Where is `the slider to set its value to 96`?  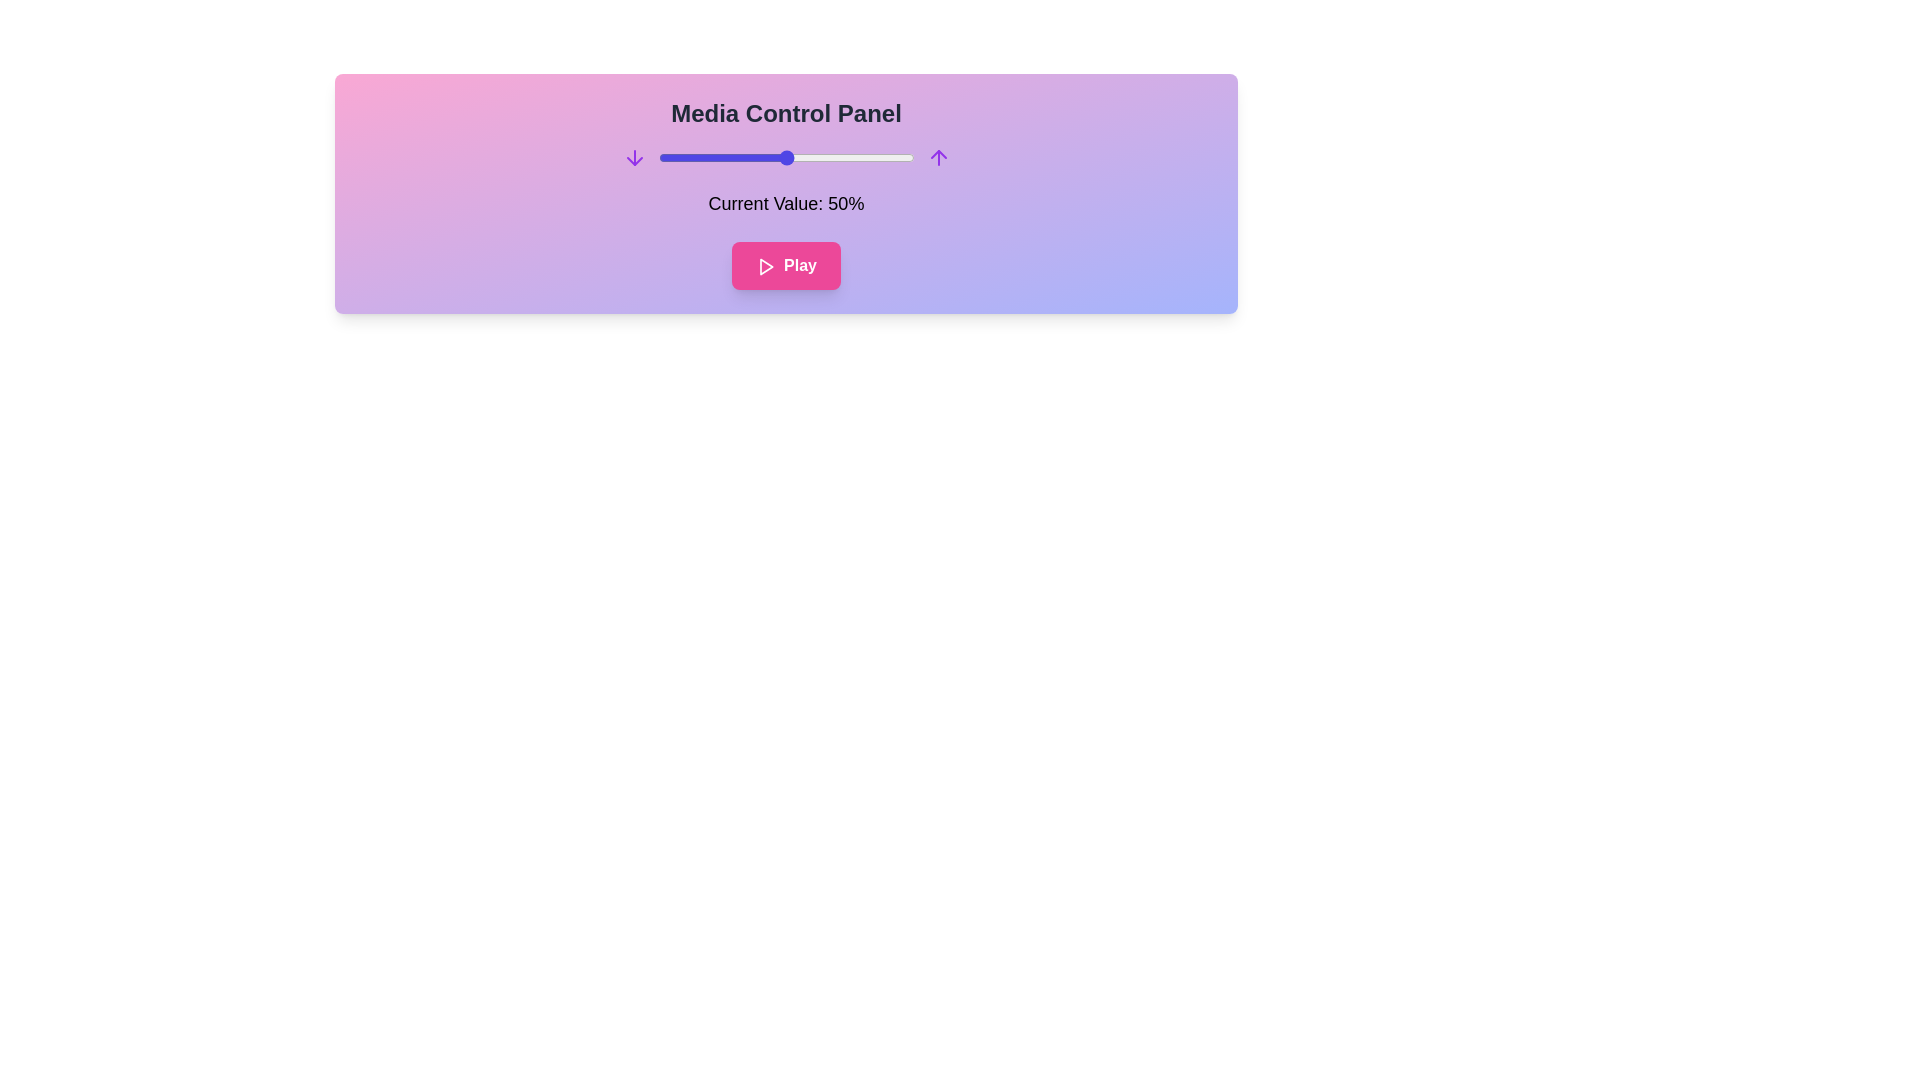 the slider to set its value to 96 is located at coordinates (903, 157).